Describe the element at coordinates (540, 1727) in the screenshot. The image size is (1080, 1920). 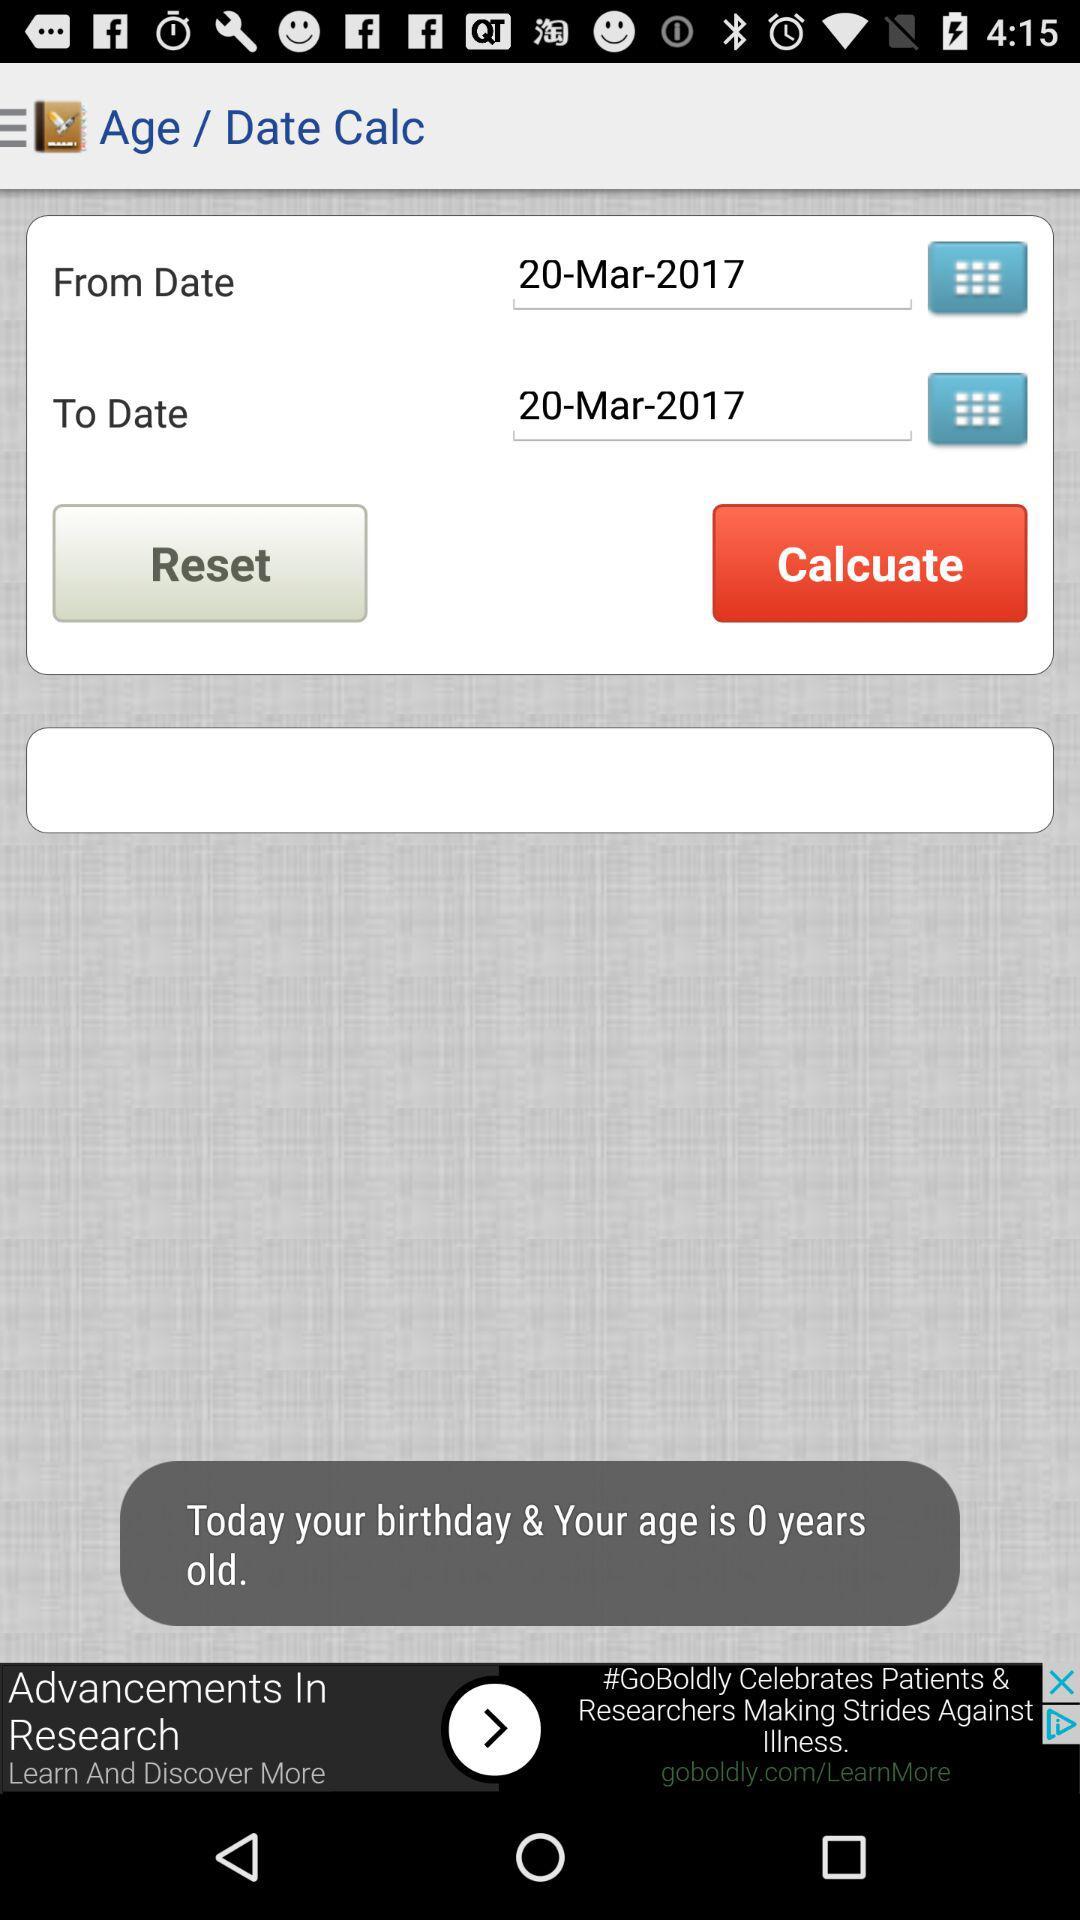
I see `visit advertiser` at that location.